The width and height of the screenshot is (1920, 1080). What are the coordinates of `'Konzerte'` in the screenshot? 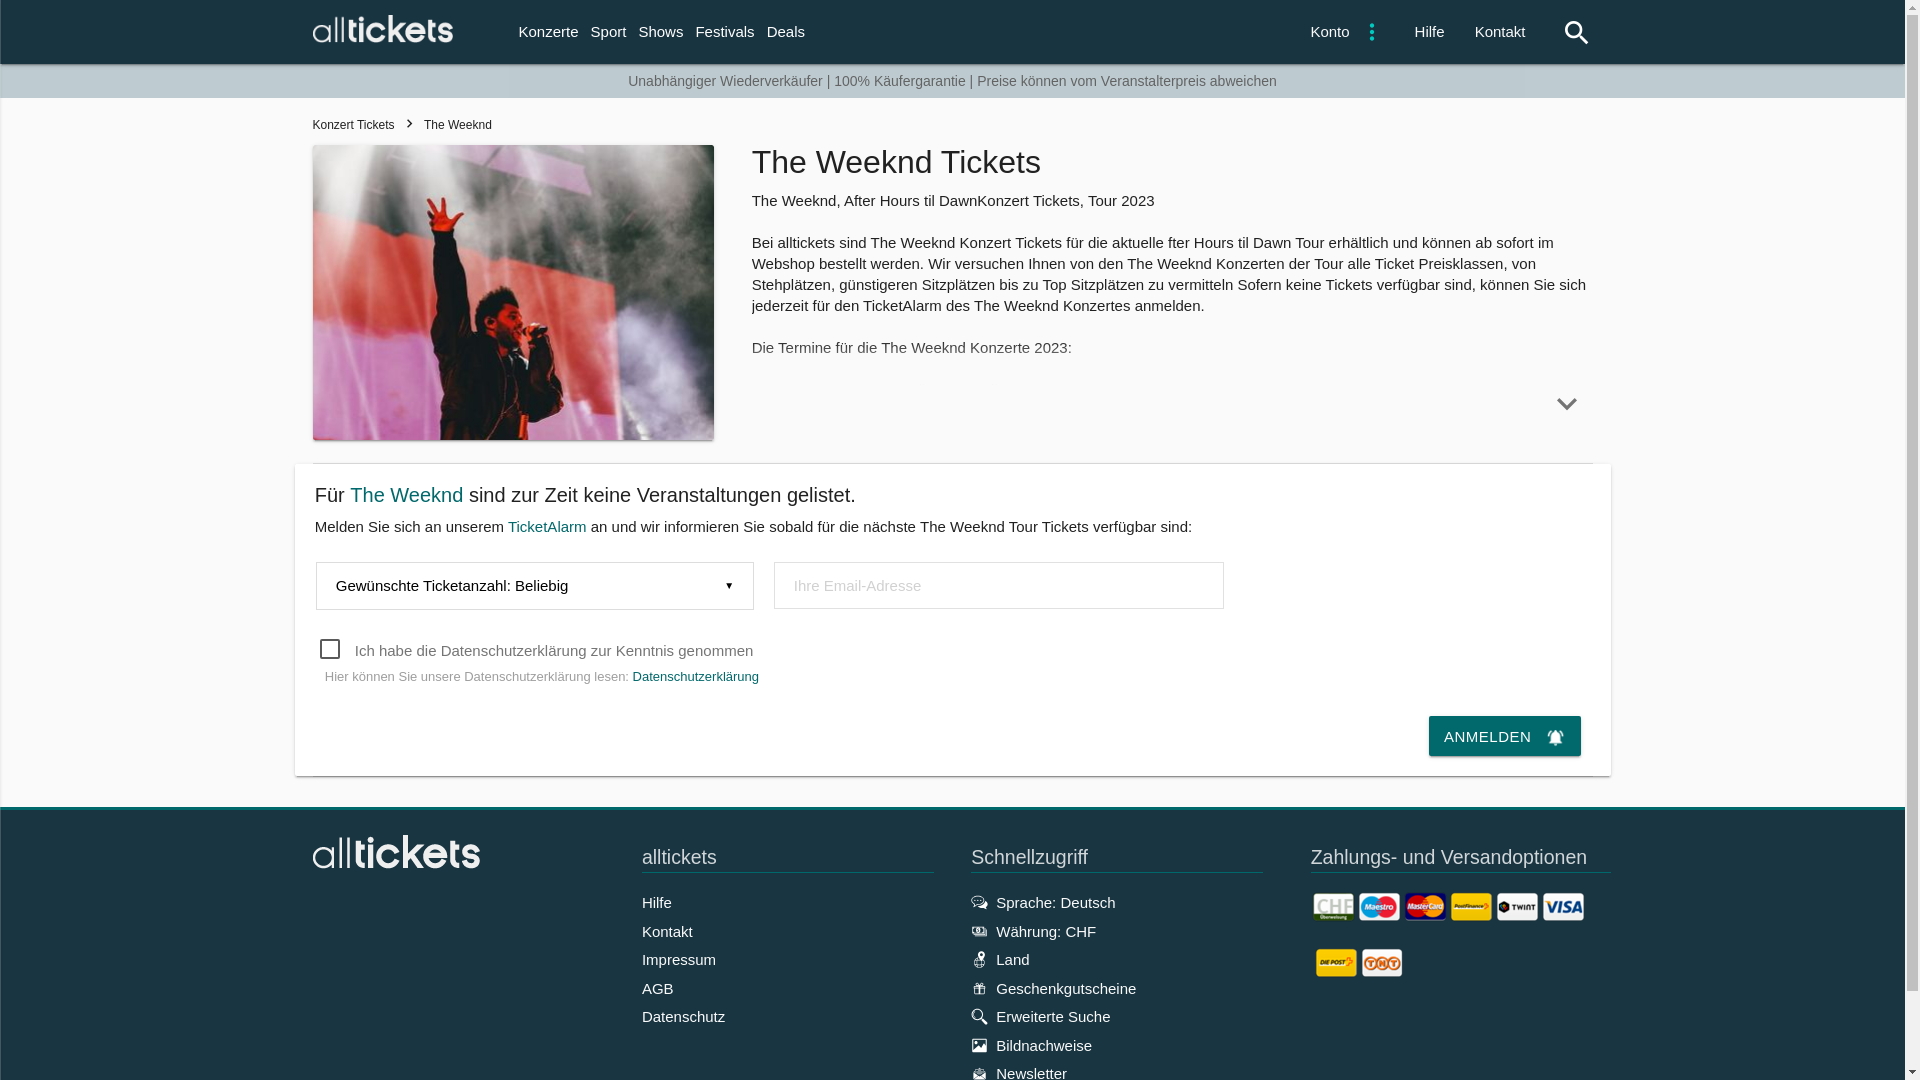 It's located at (547, 31).